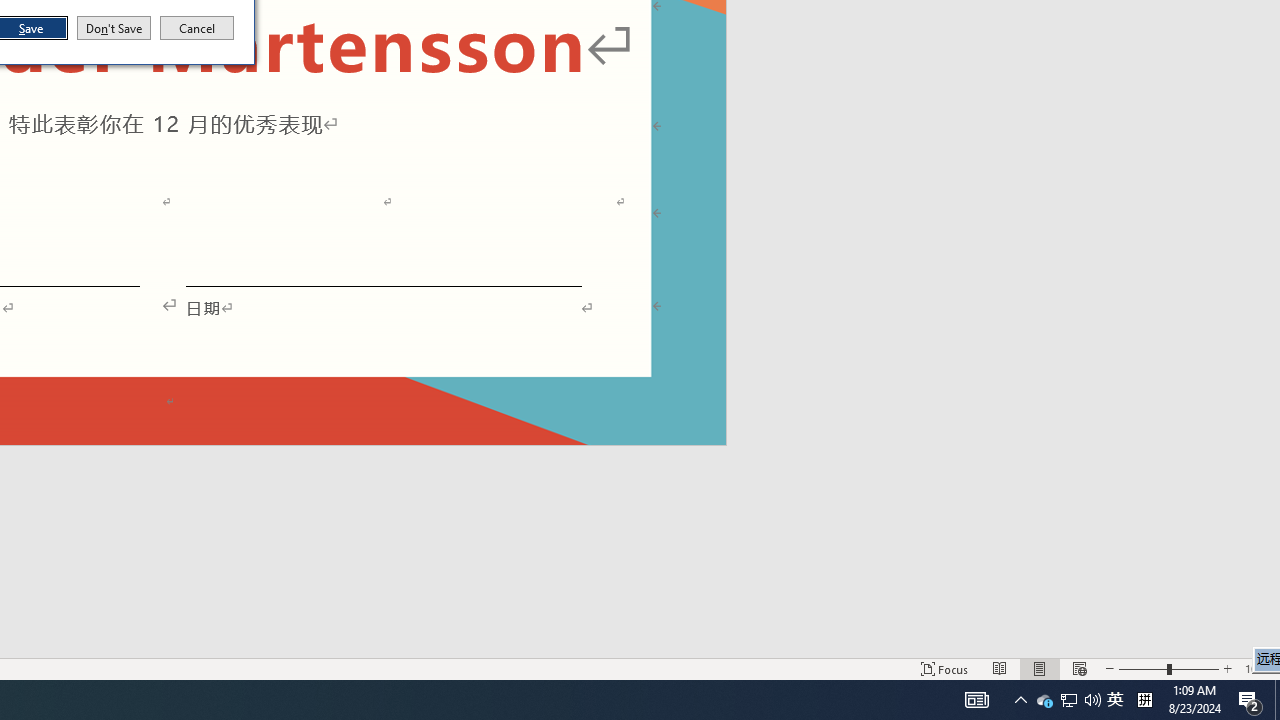  Describe the element at coordinates (1092, 698) in the screenshot. I see `'Q2790: 100%'` at that location.